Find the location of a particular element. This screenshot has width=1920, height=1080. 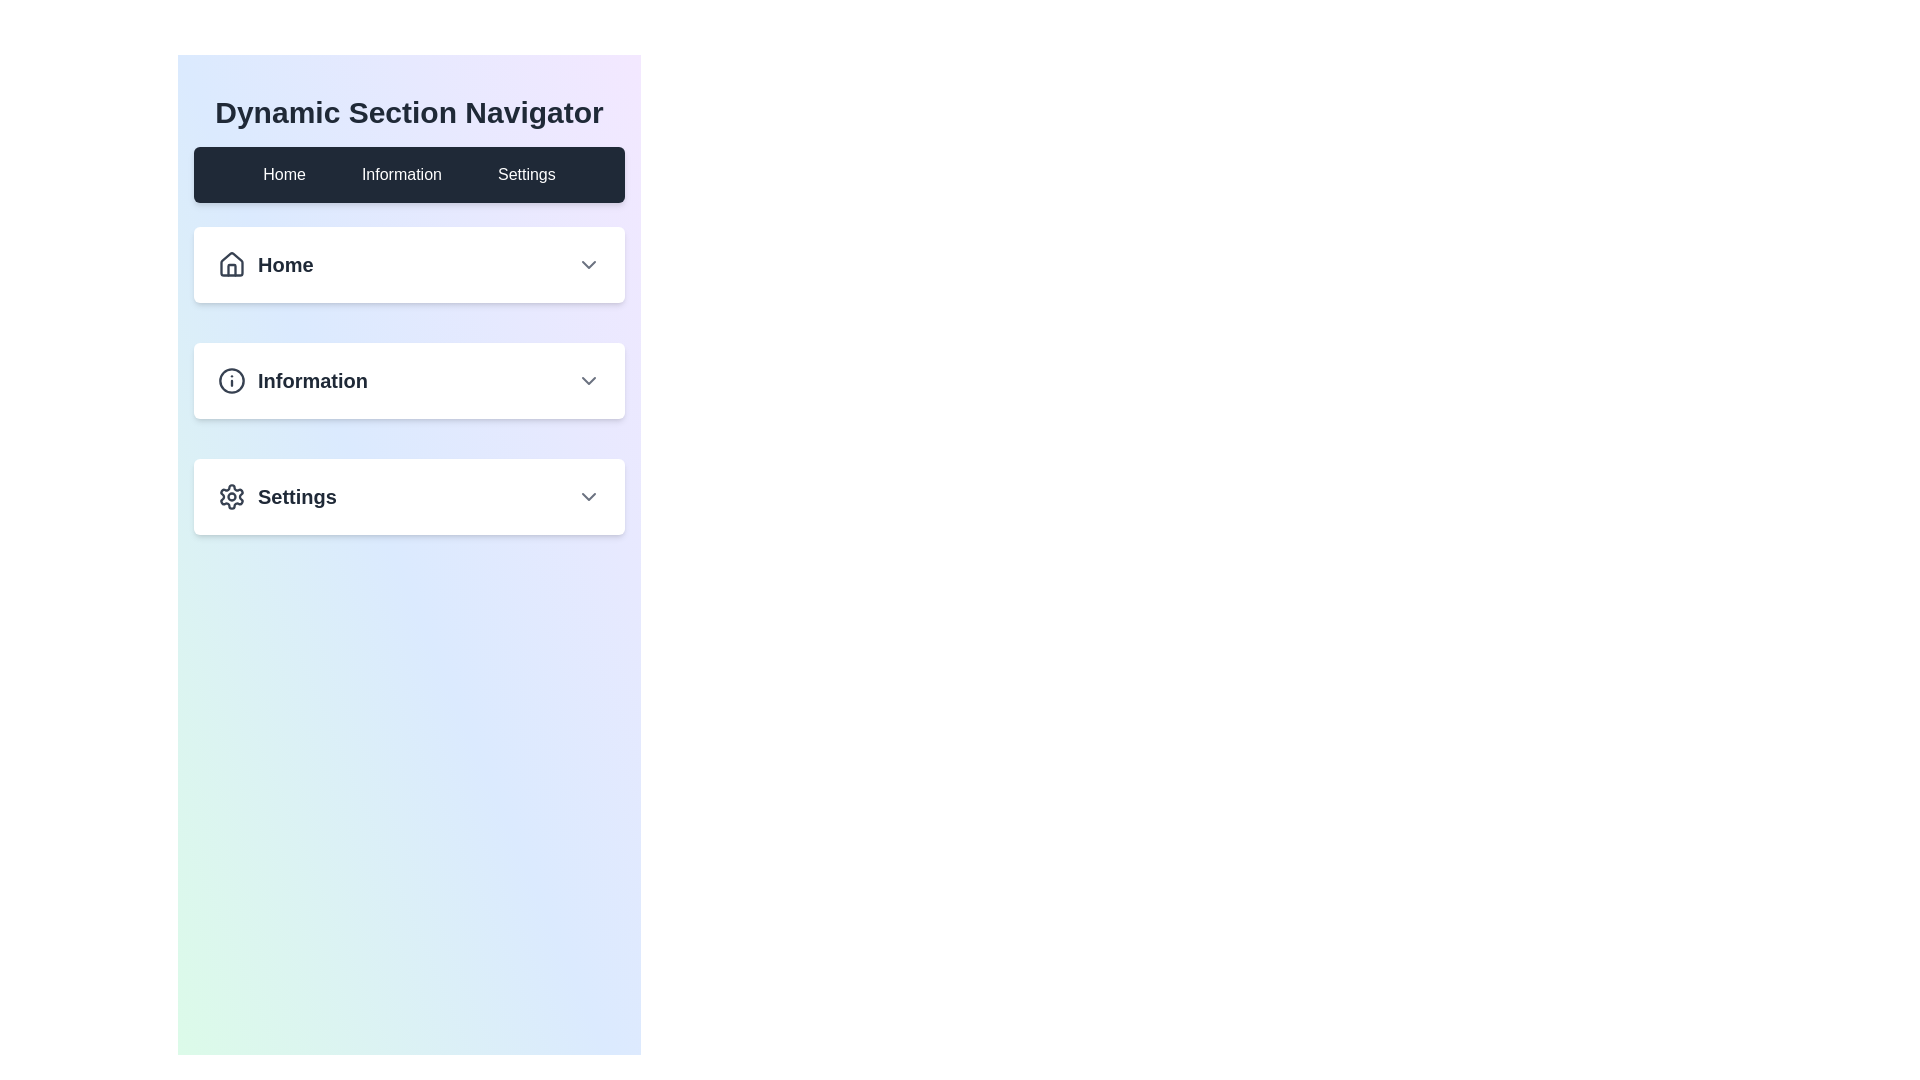

the Navigation link which is the first entry in the vertical list of navigation options on the center-left of the page is located at coordinates (264, 264).